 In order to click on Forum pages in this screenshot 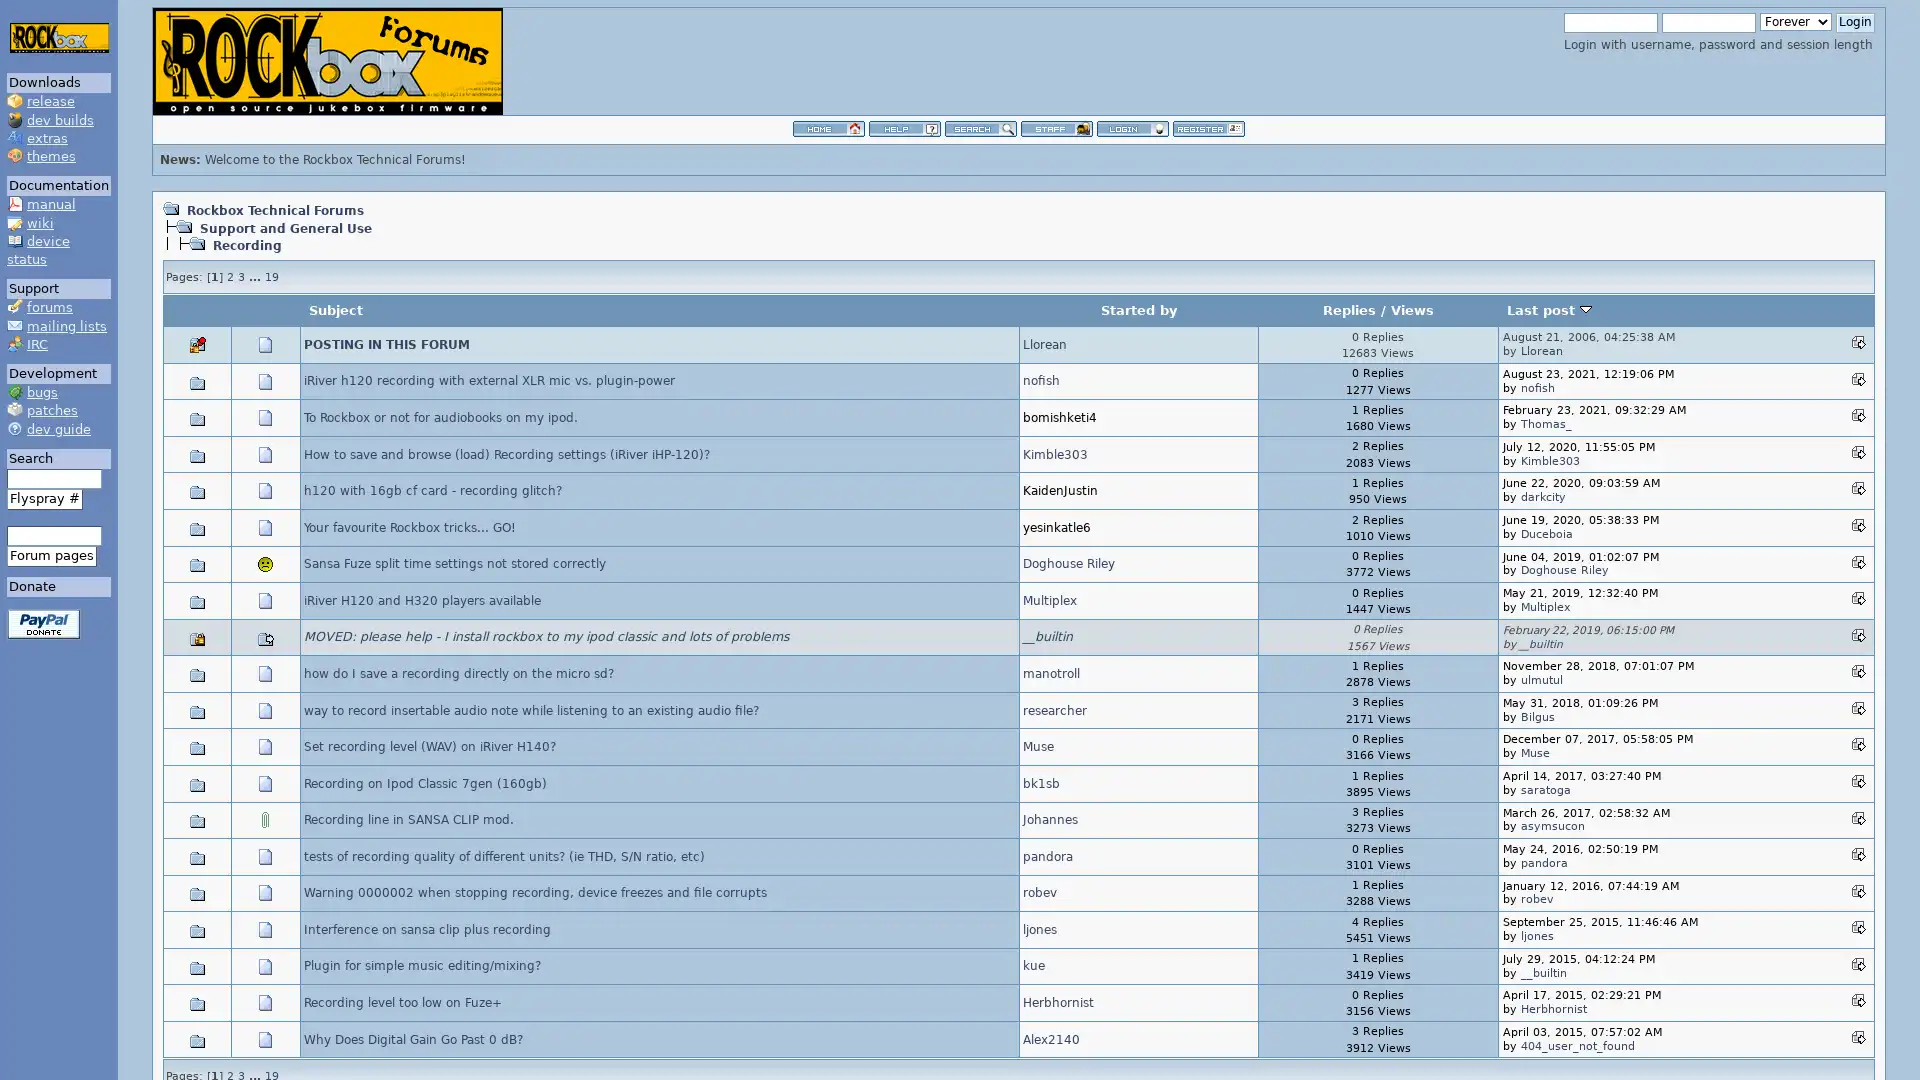, I will do `click(52, 555)`.